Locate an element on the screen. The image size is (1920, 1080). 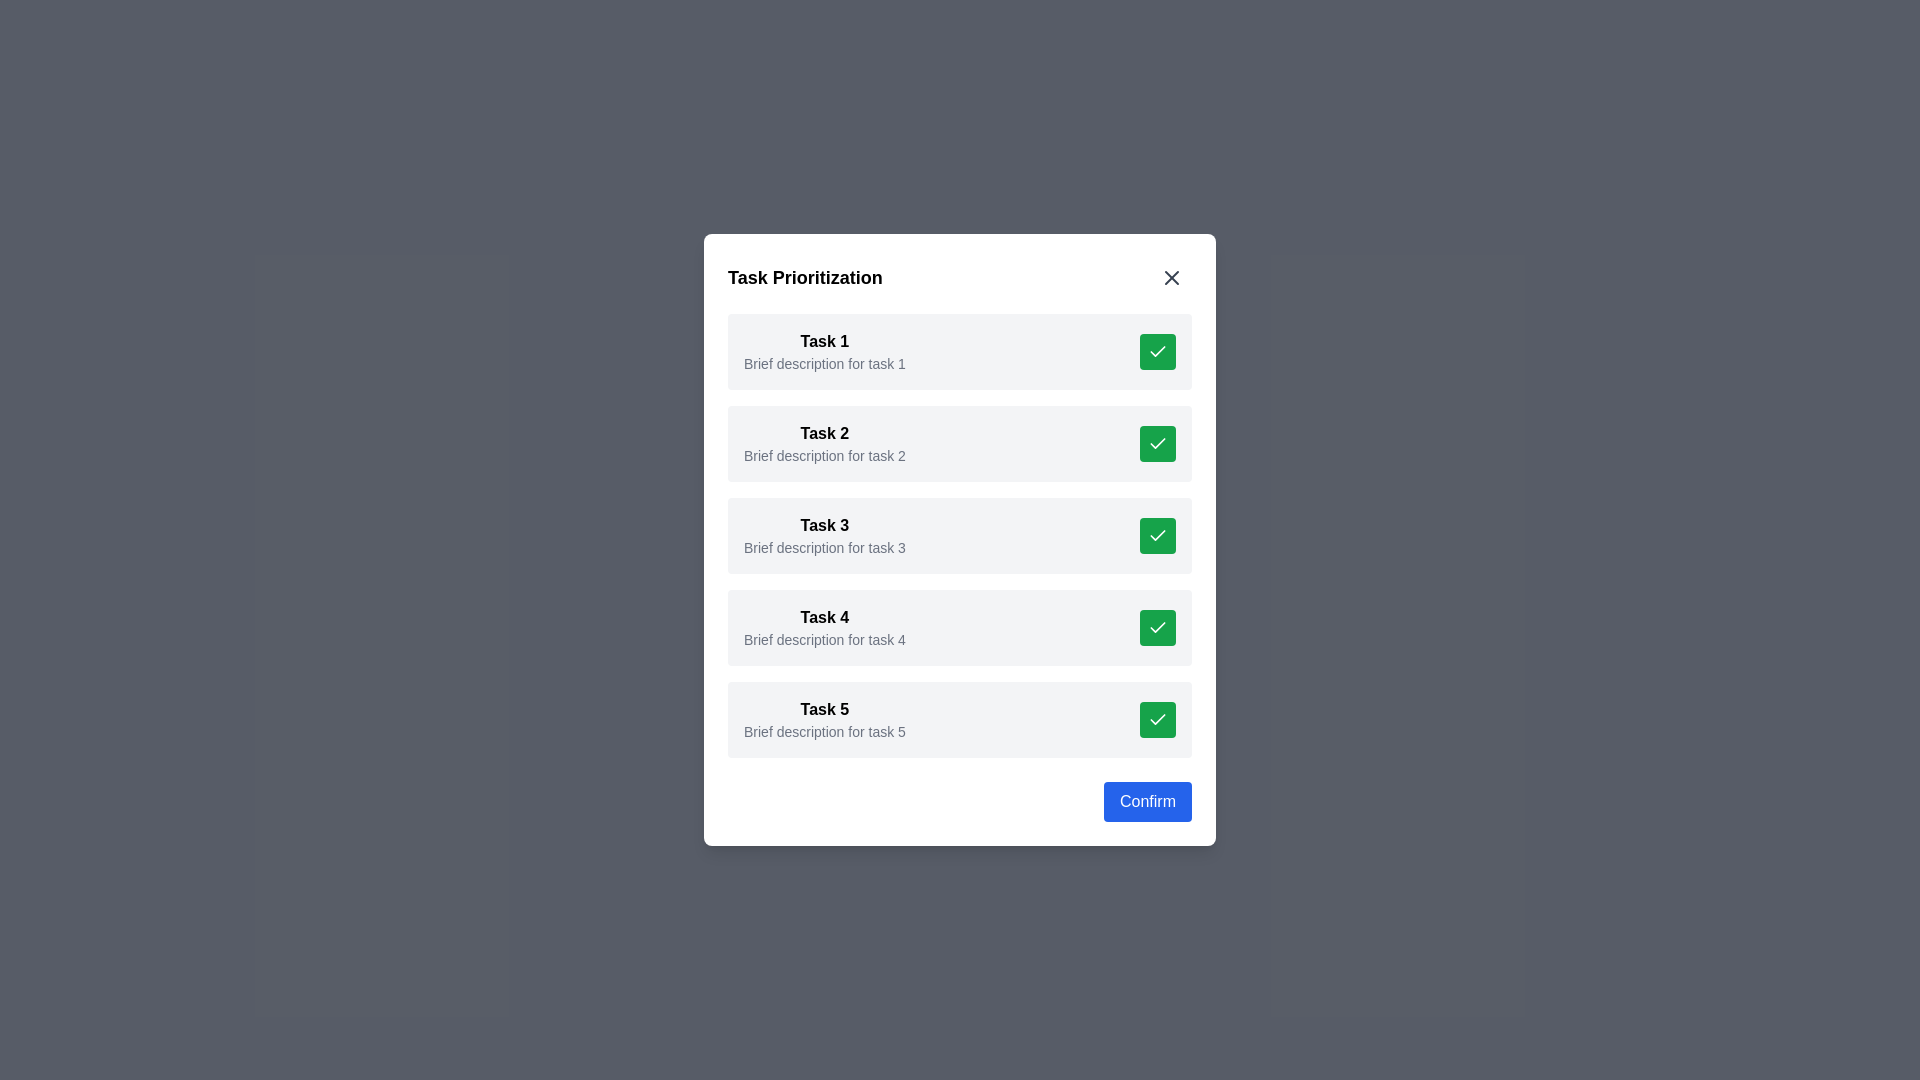
the Composite text block for 'Task 1' is located at coordinates (825, 350).